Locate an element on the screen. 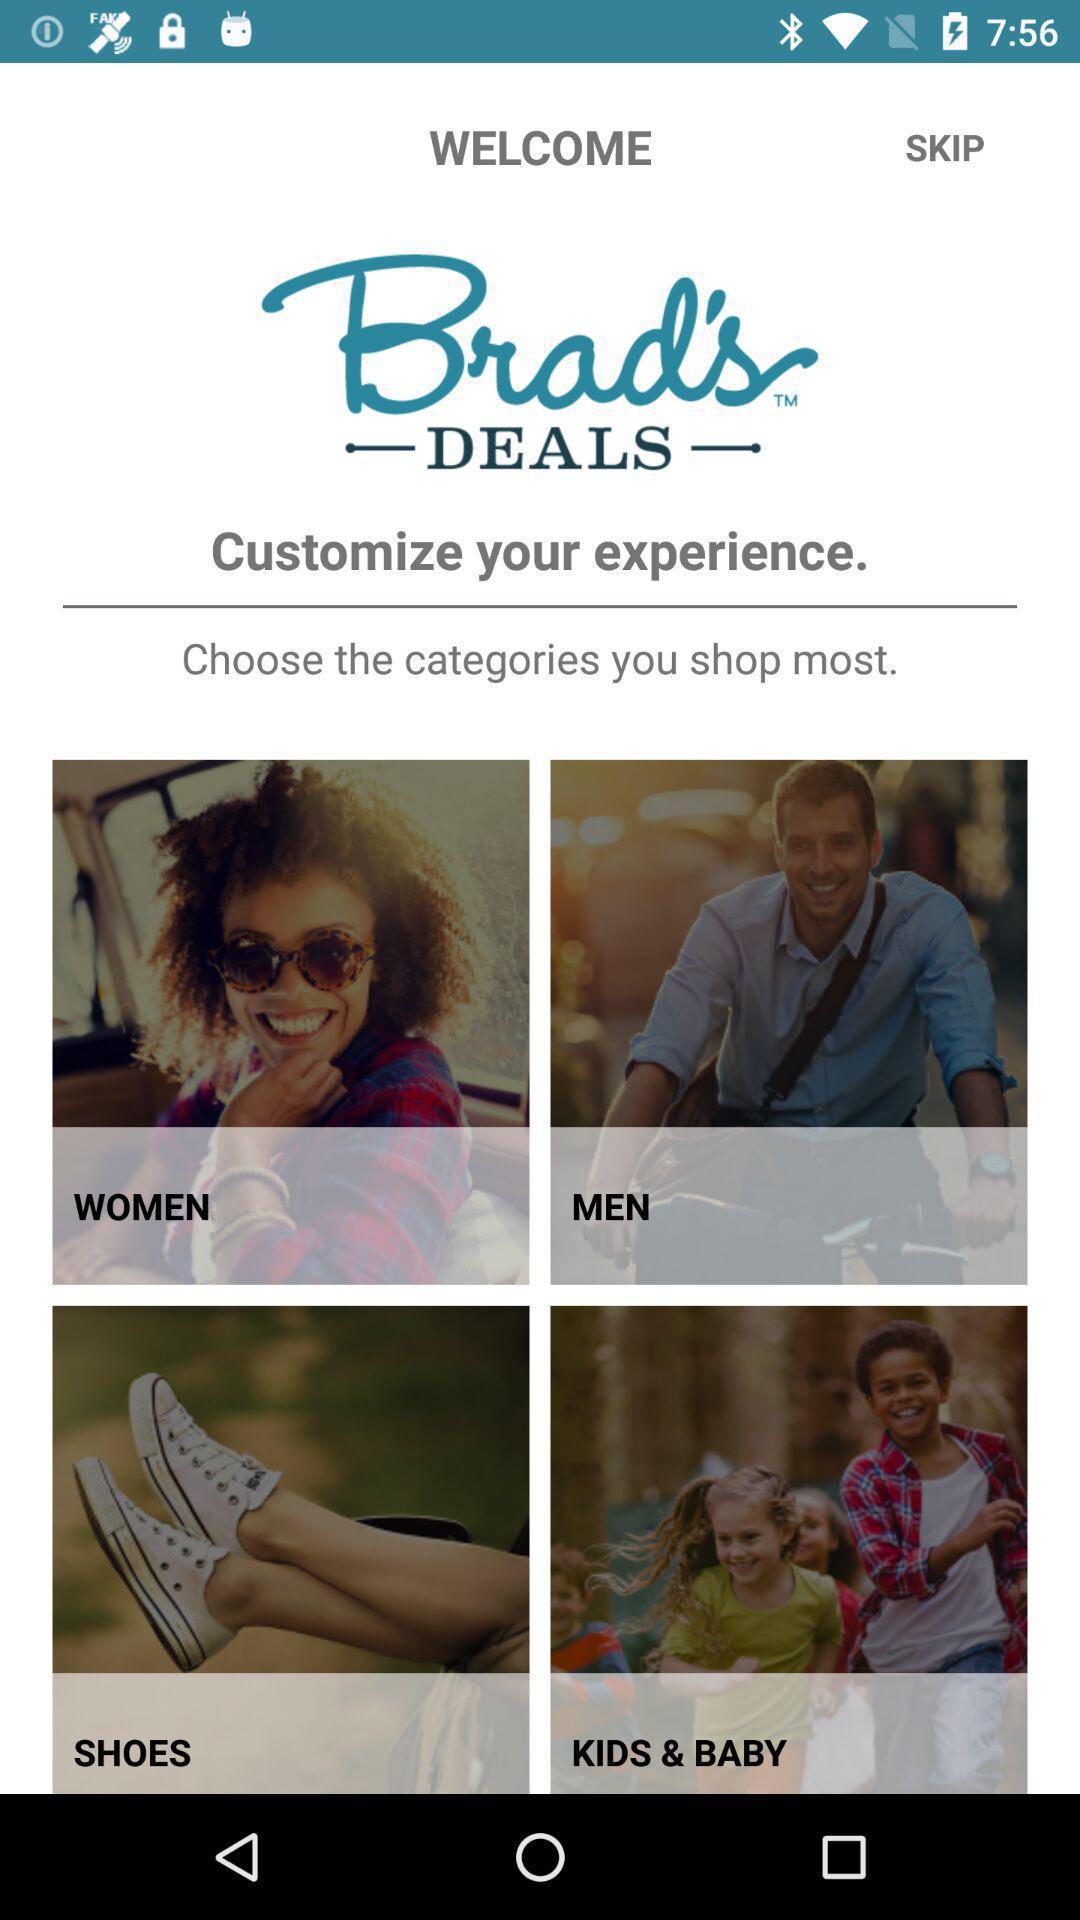 This screenshot has height=1920, width=1080. the skip item is located at coordinates (945, 146).